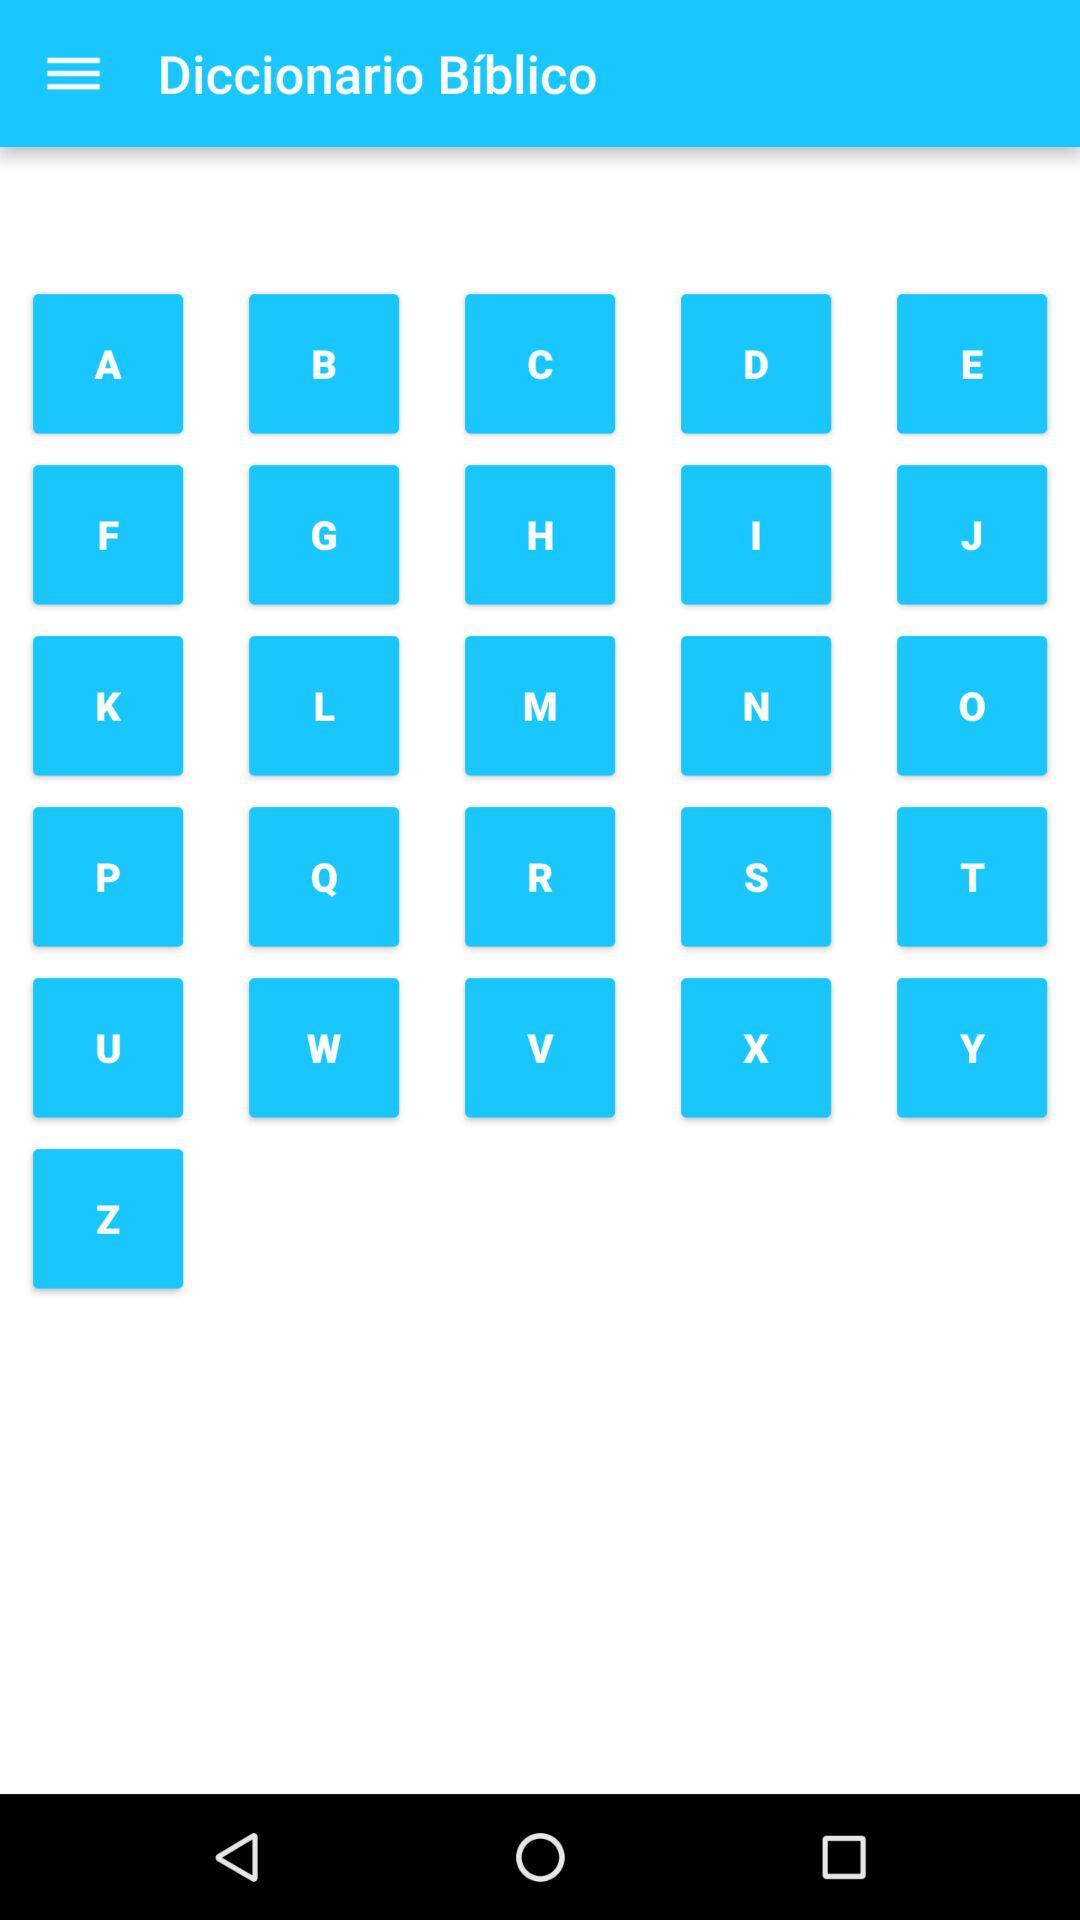 This screenshot has width=1080, height=1920. I want to click on i icon, so click(756, 534).